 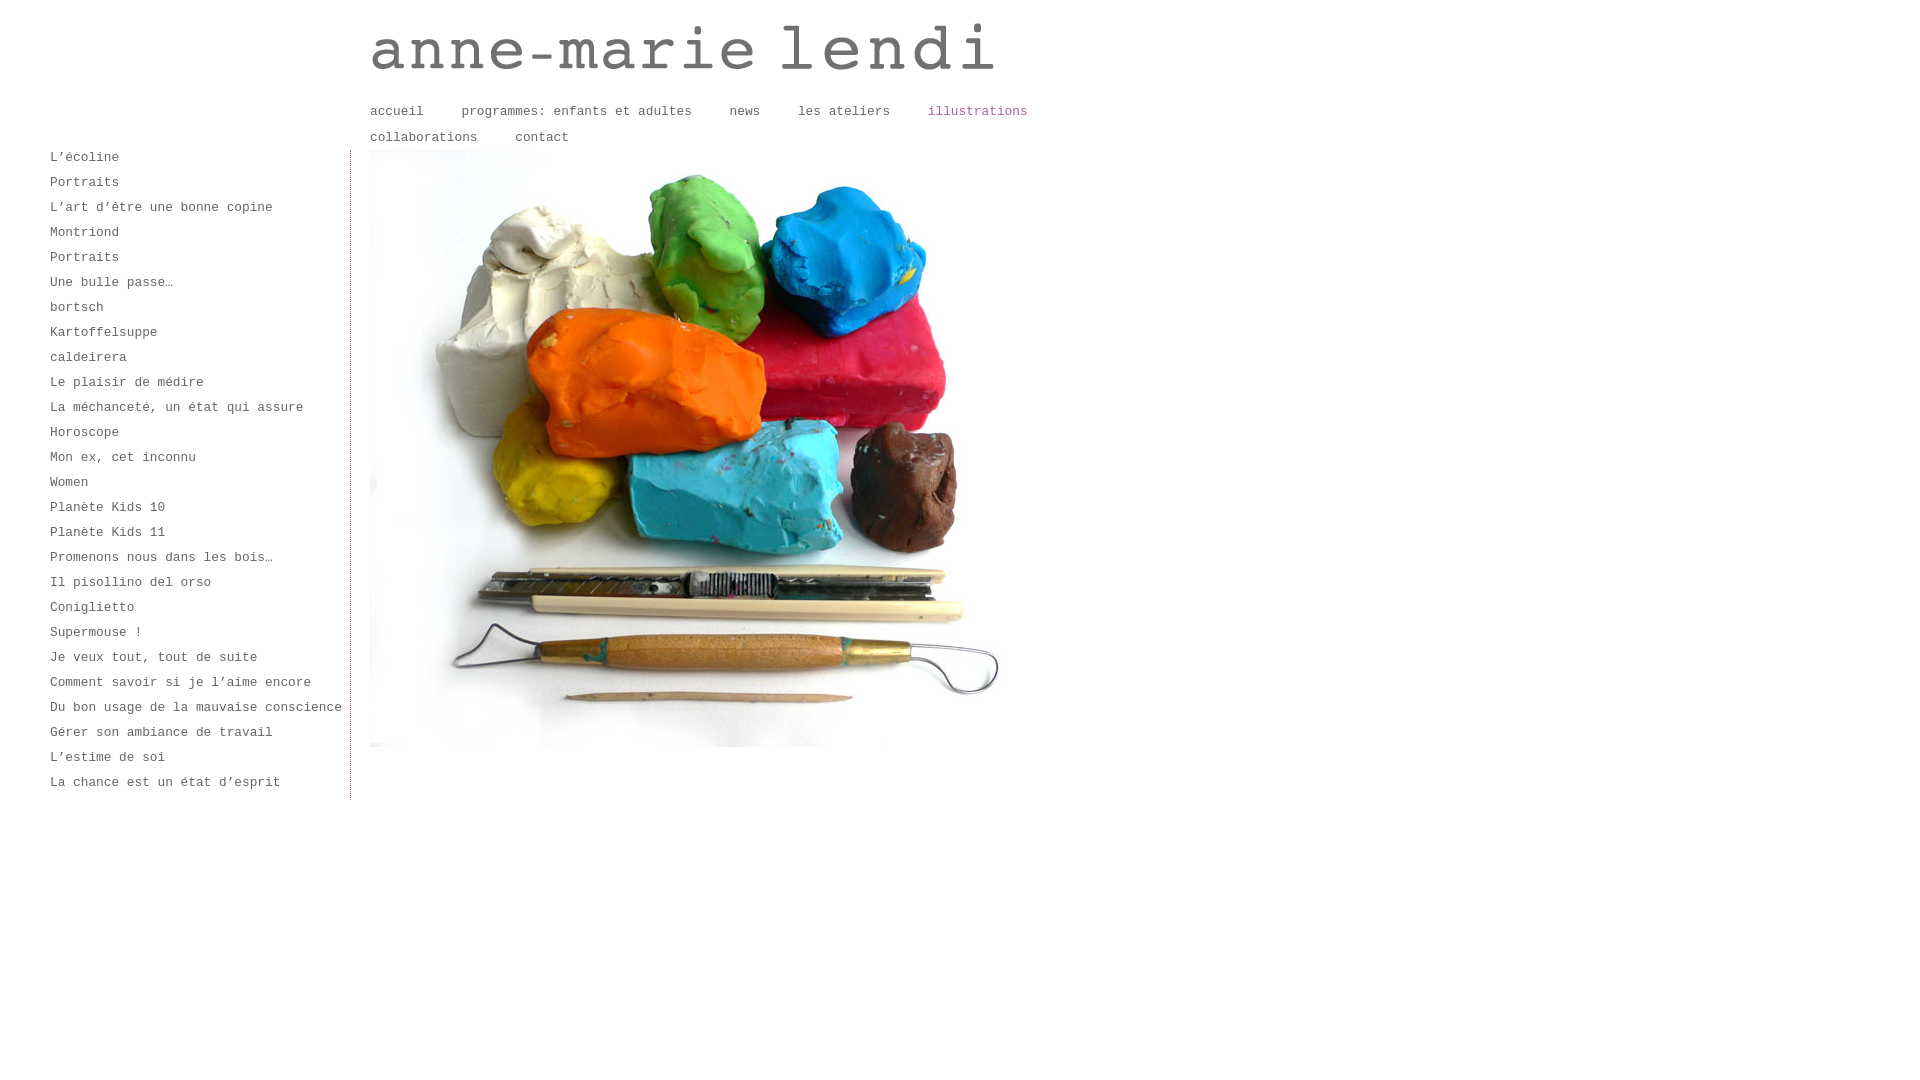 I want to click on 'Women', so click(x=68, y=482).